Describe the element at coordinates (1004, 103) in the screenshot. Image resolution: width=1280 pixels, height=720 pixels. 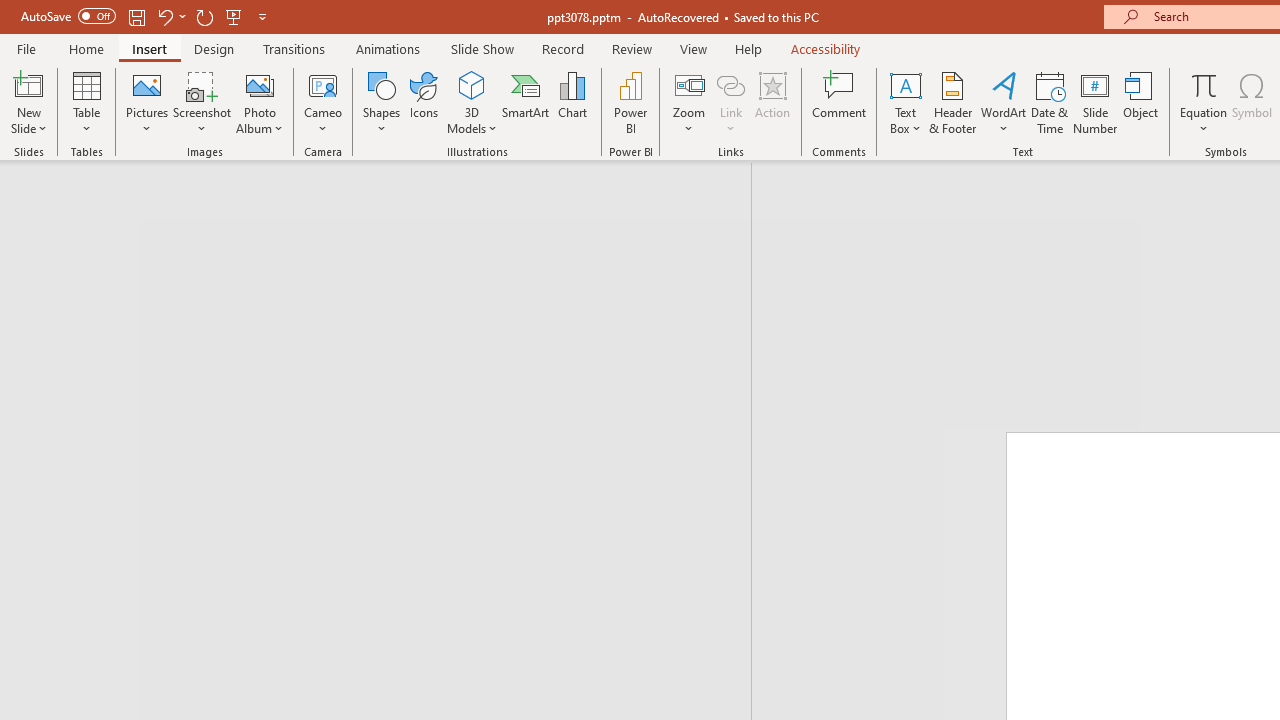
I see `'WordArt'` at that location.